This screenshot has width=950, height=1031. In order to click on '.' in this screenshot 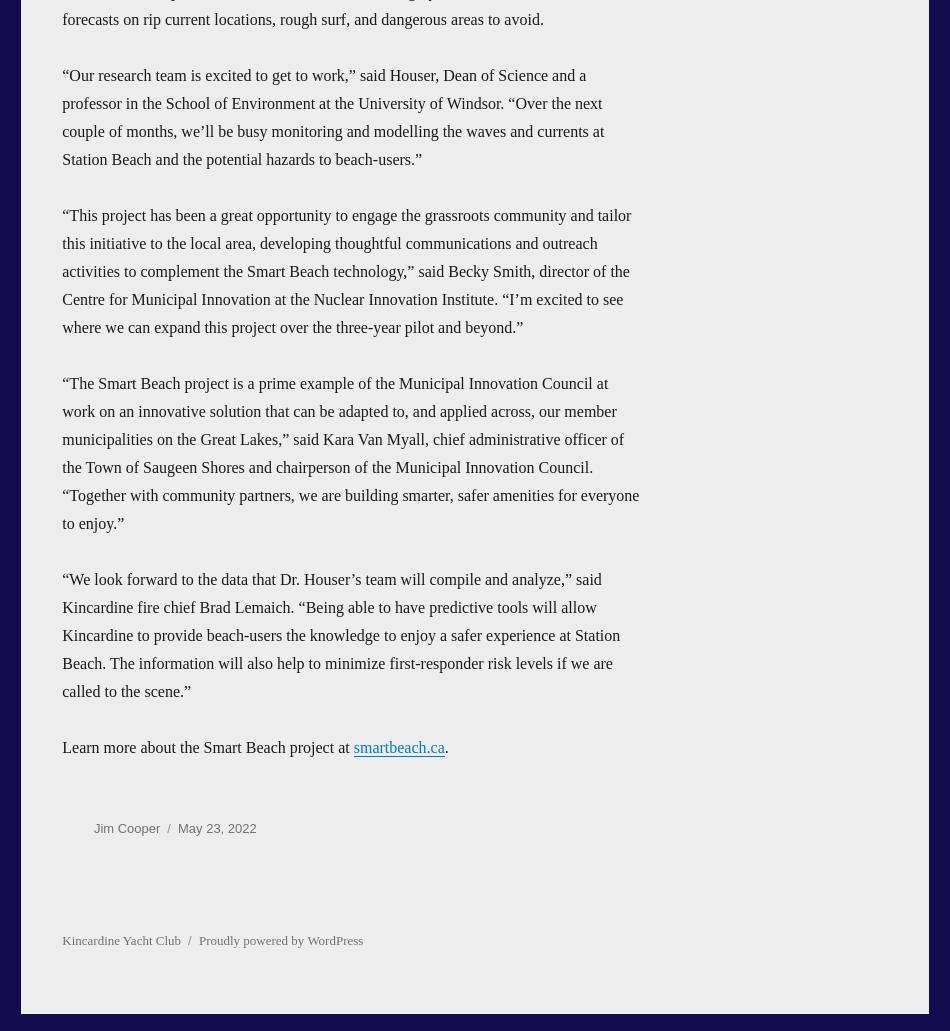, I will do `click(445, 745)`.